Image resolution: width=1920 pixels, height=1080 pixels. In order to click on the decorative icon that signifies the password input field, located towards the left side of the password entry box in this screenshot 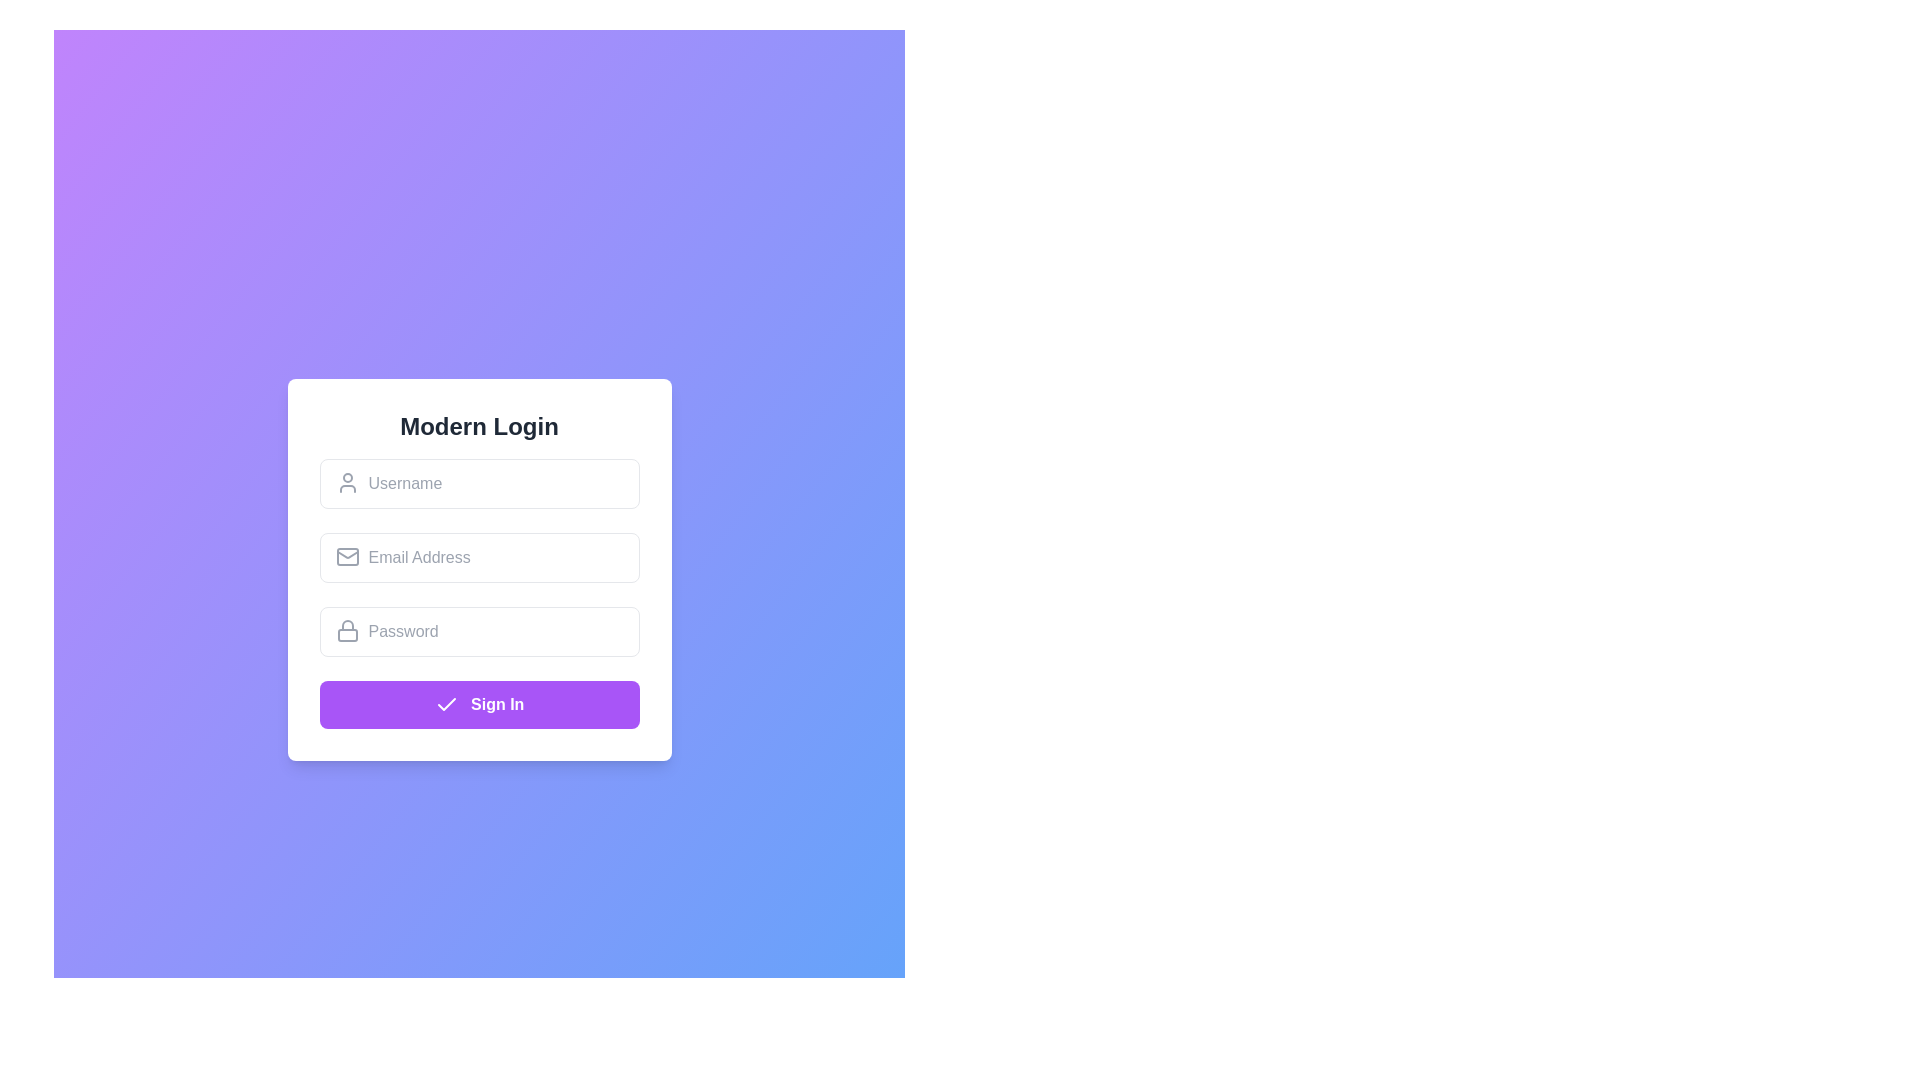, I will do `click(347, 630)`.